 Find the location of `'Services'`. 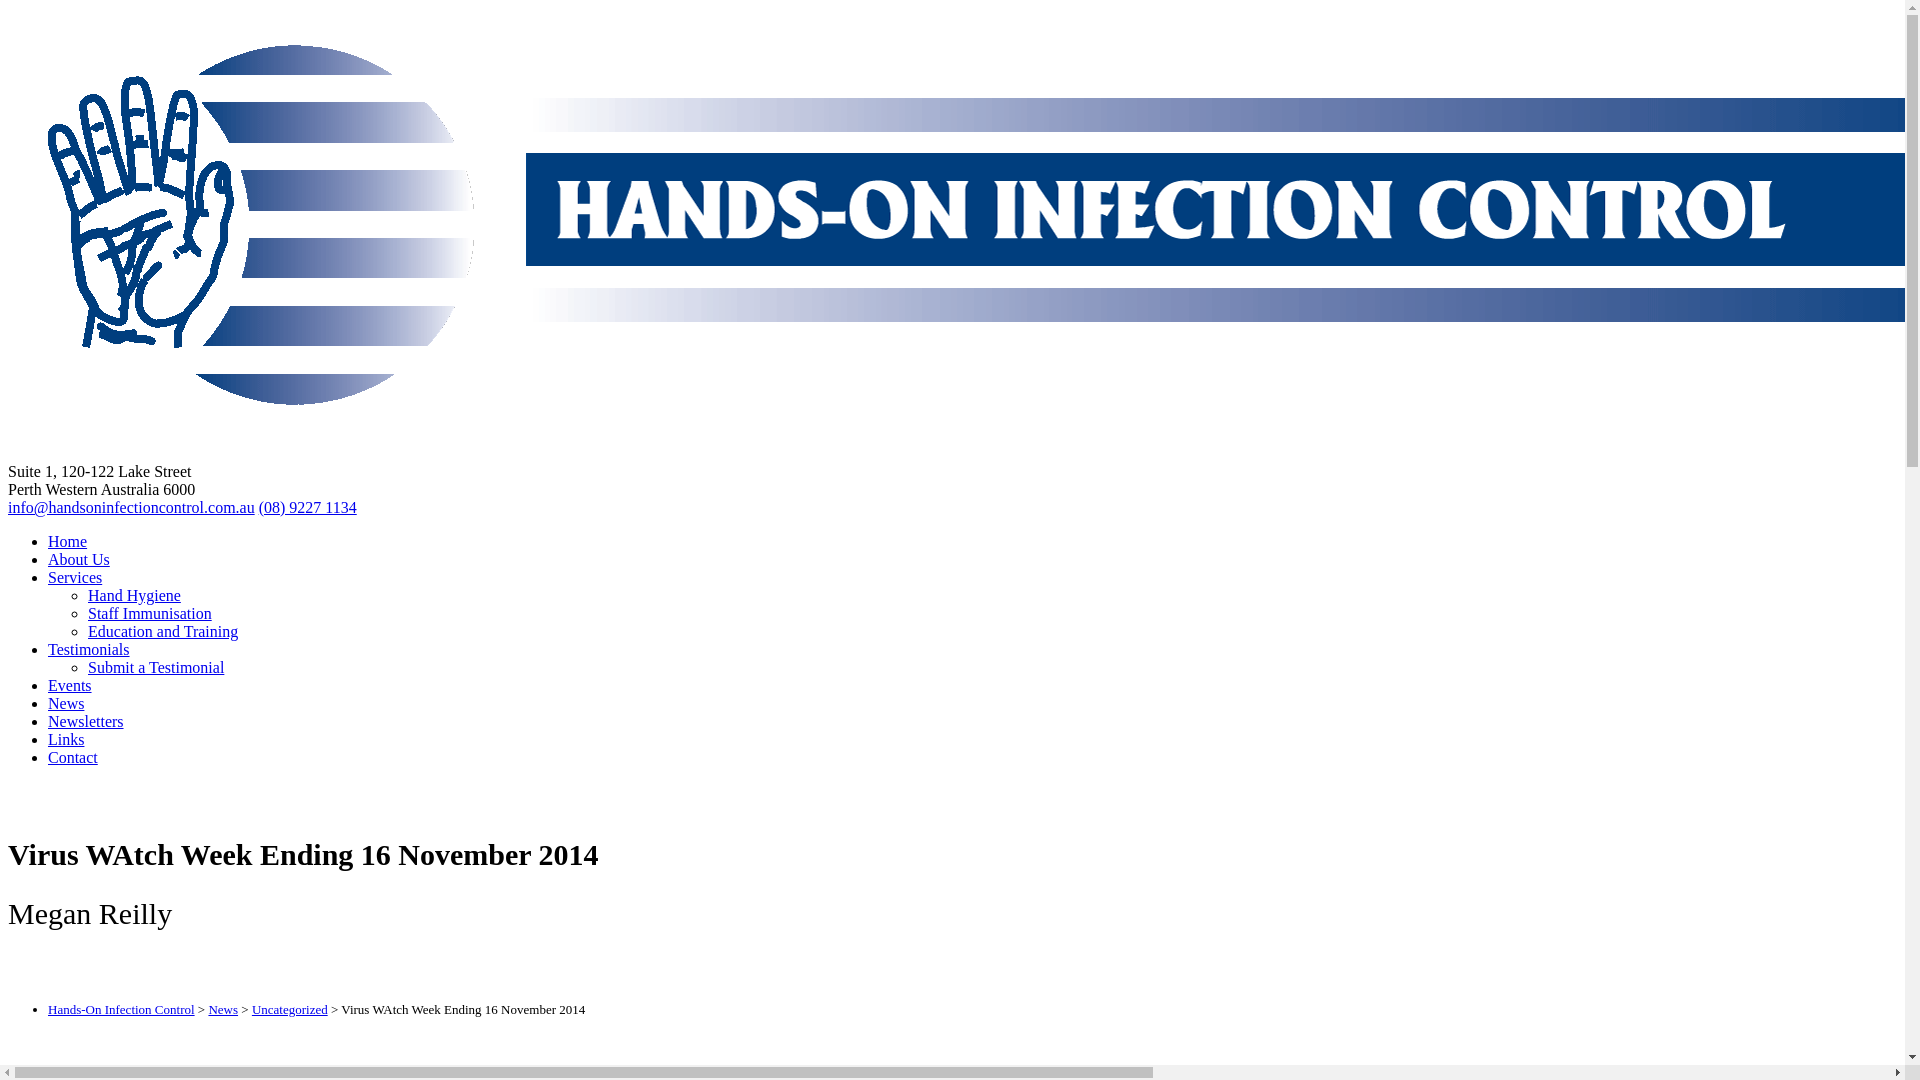

'Services' is located at coordinates (75, 577).